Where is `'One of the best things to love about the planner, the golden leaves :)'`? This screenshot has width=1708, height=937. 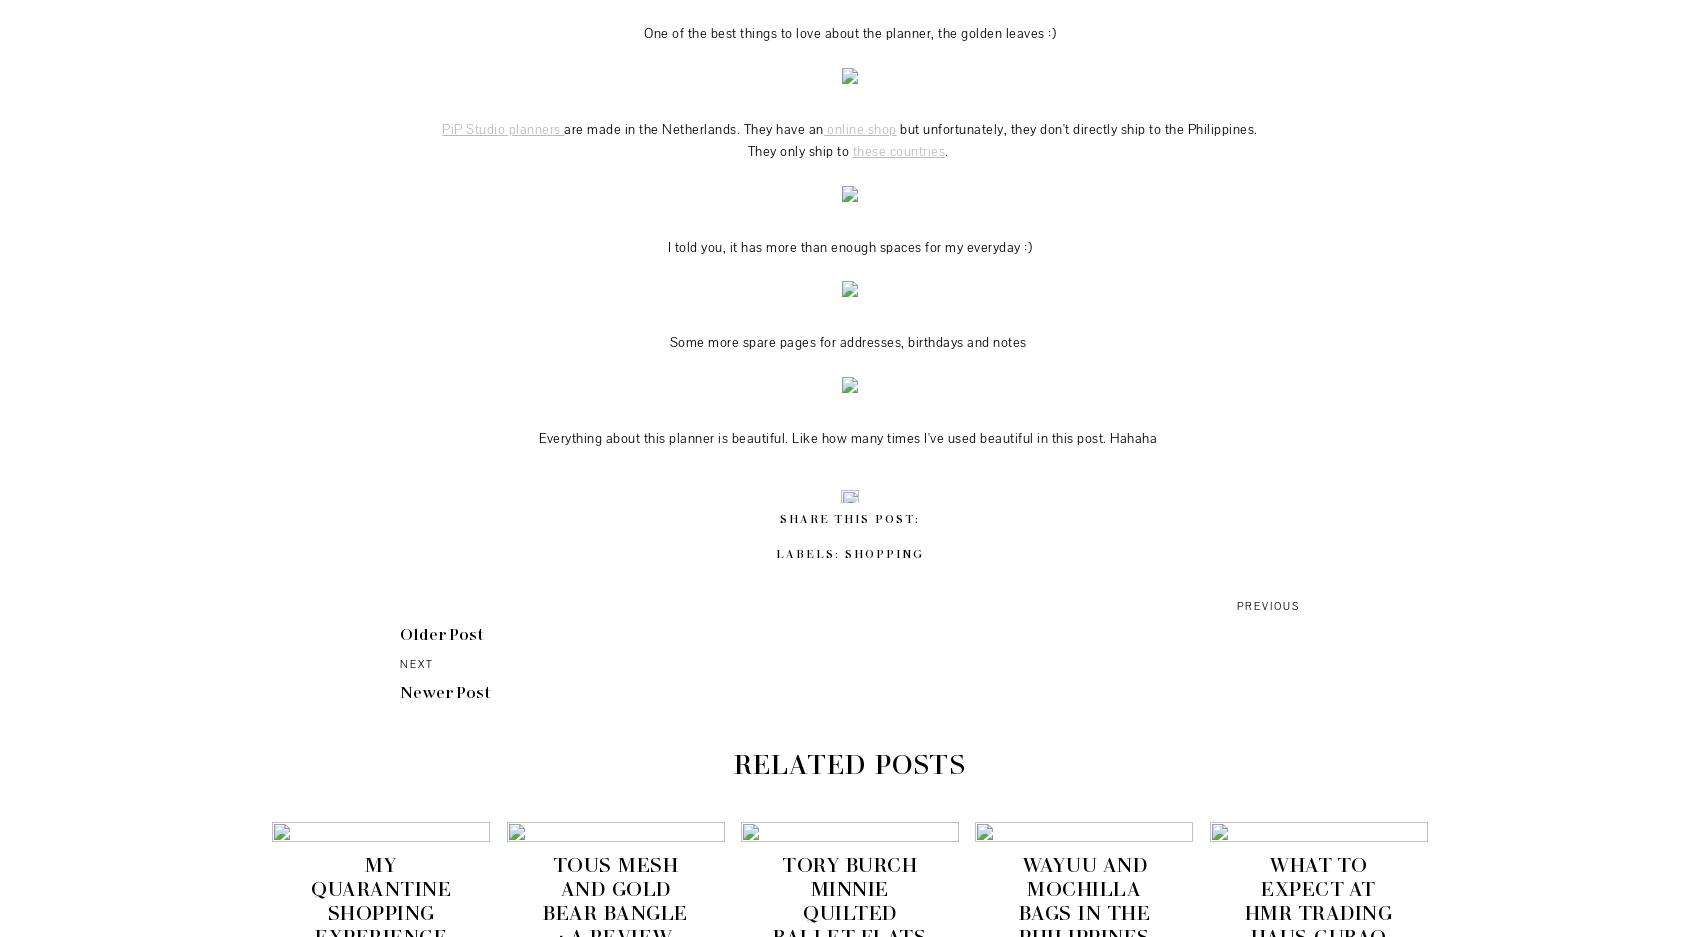 'One of the best things to love about the planner, the golden leaves :)' is located at coordinates (850, 33).